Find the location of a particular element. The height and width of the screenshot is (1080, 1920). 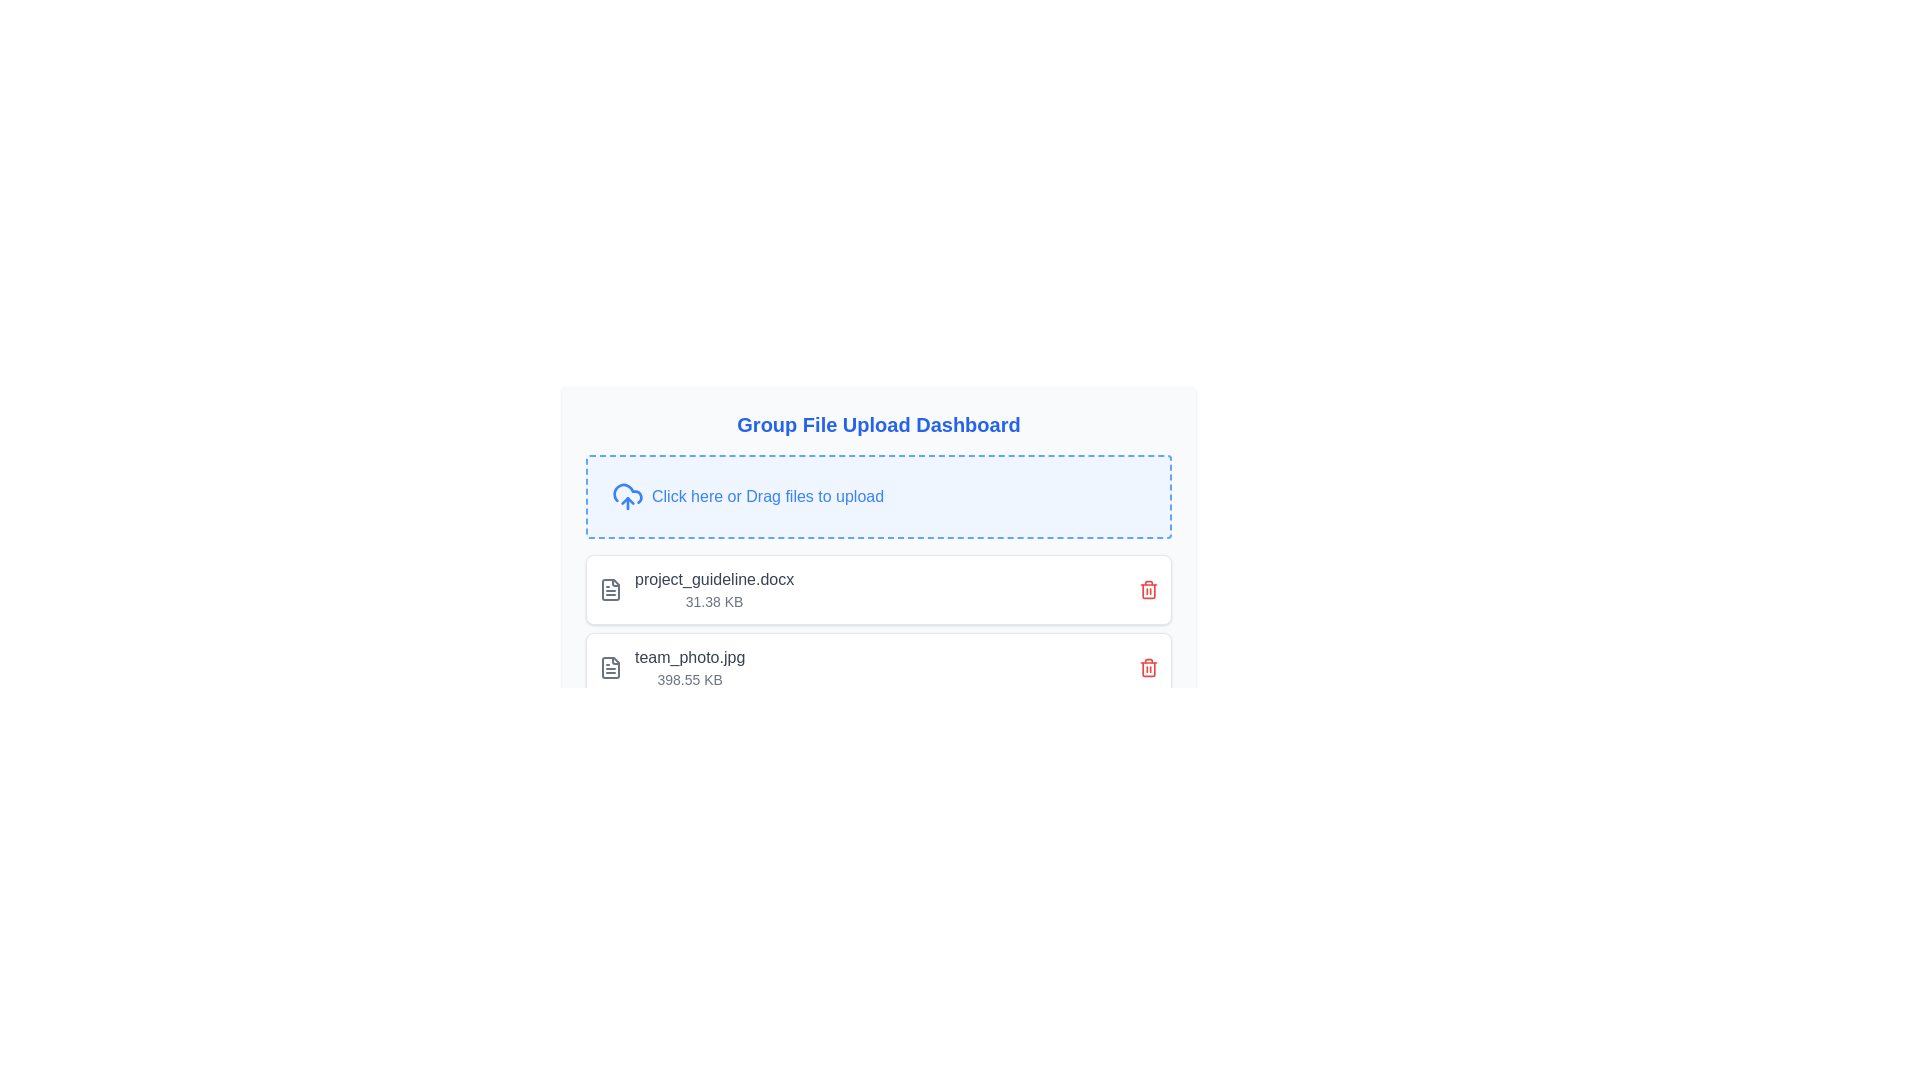

the first file list item in the file upload interface is located at coordinates (696, 589).